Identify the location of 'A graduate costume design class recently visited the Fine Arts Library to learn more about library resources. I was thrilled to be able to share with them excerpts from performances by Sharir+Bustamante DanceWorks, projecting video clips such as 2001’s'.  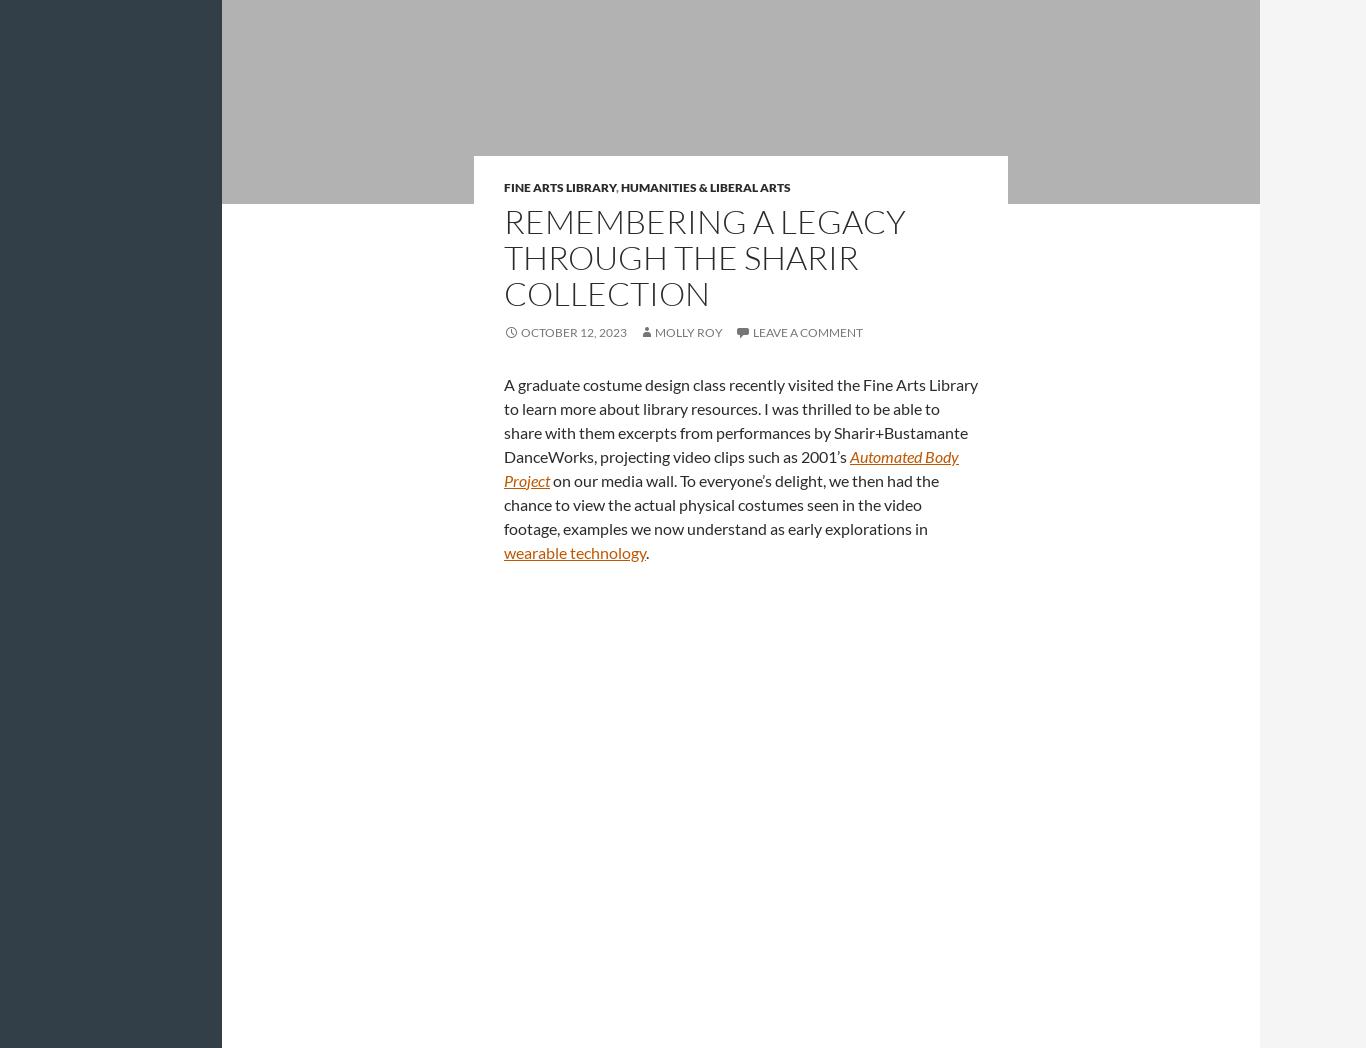
(504, 419).